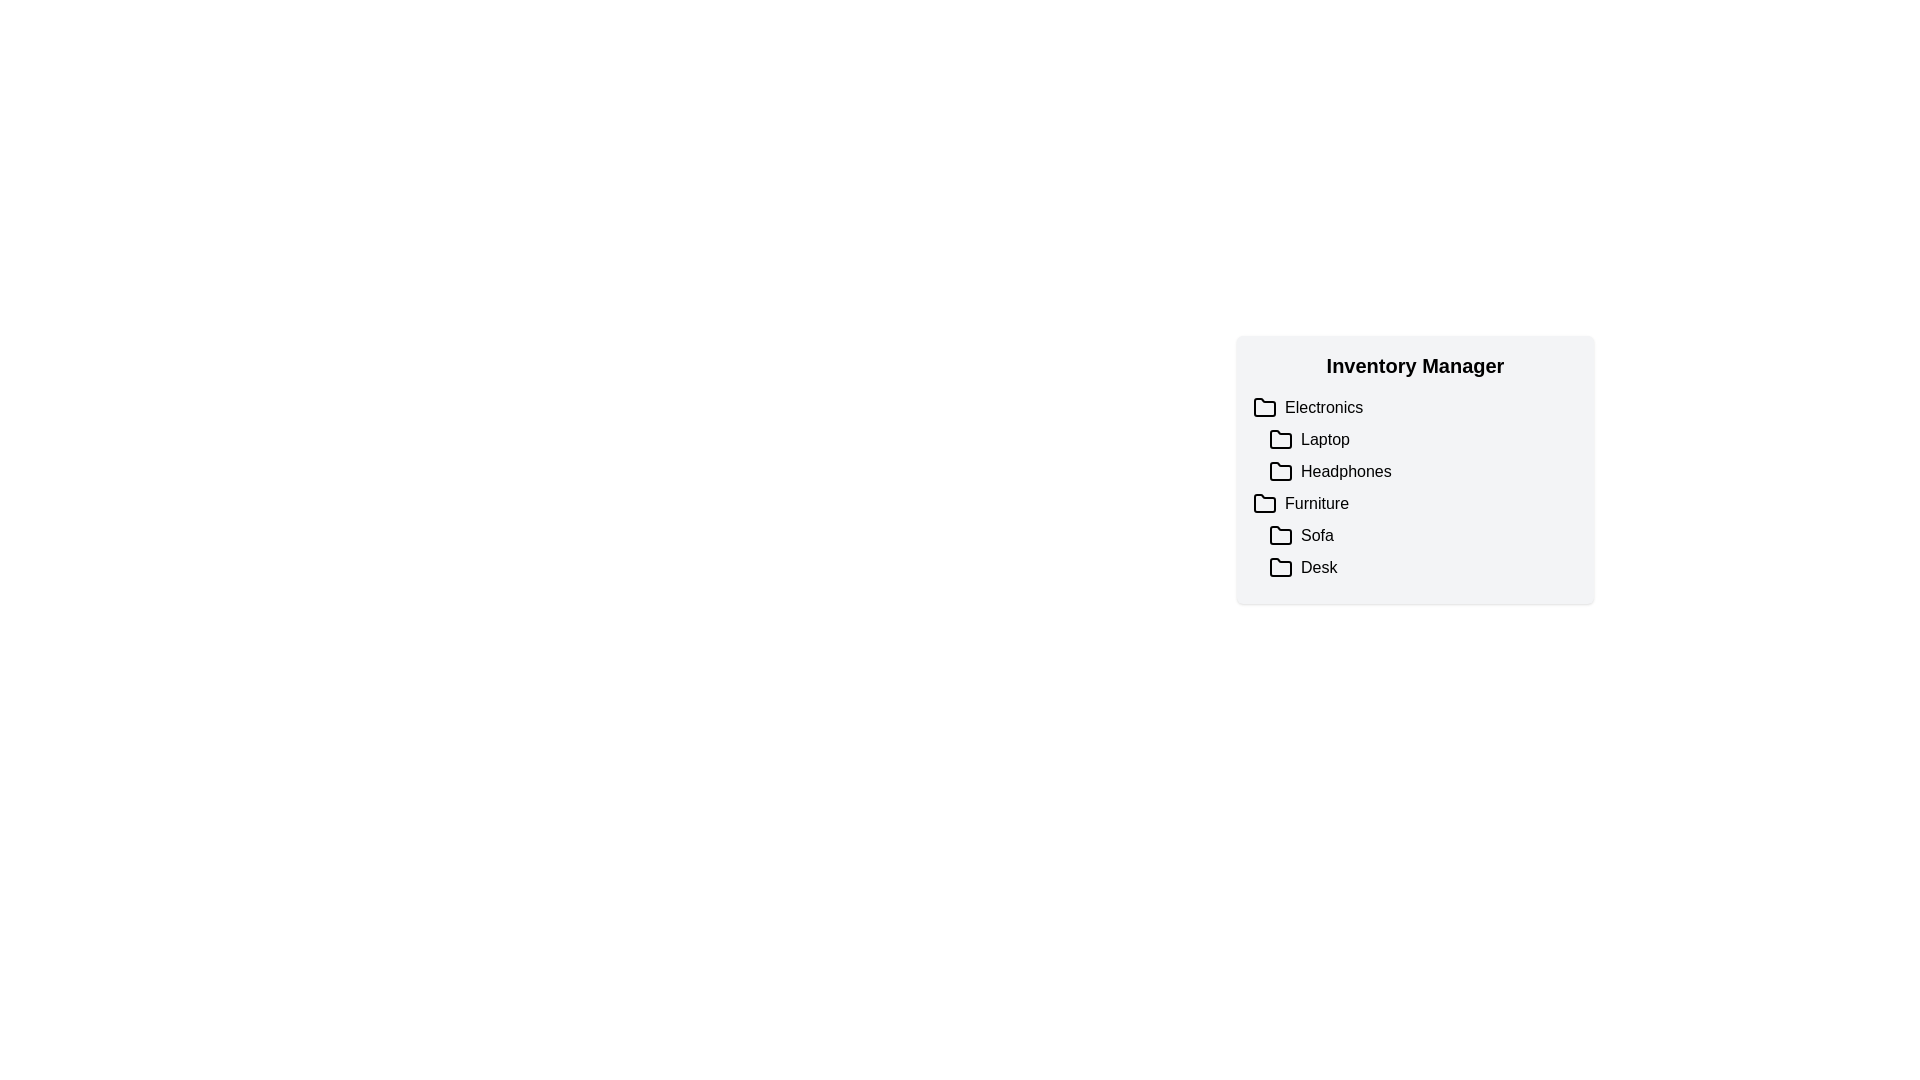 This screenshot has height=1080, width=1920. I want to click on the 'Electronics' category list item in the Inventory Manager, so click(1414, 407).